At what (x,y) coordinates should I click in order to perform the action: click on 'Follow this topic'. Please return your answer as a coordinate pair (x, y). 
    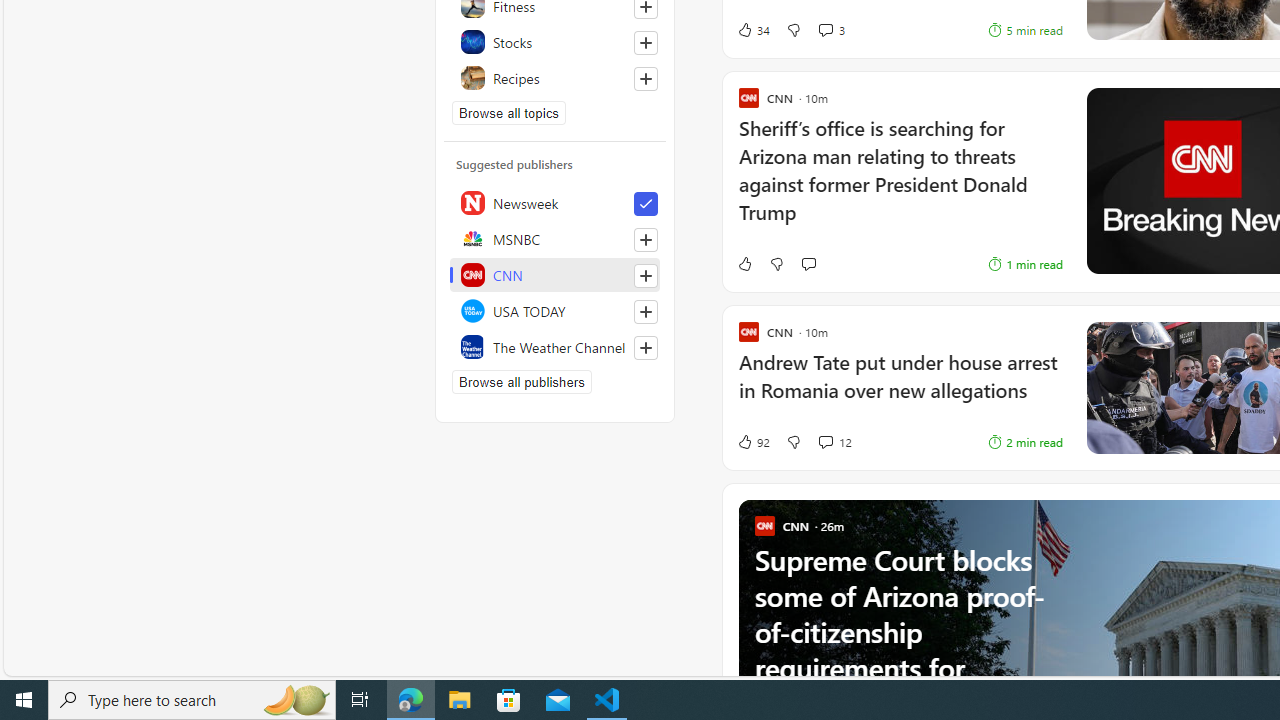
    Looking at the image, I should click on (645, 77).